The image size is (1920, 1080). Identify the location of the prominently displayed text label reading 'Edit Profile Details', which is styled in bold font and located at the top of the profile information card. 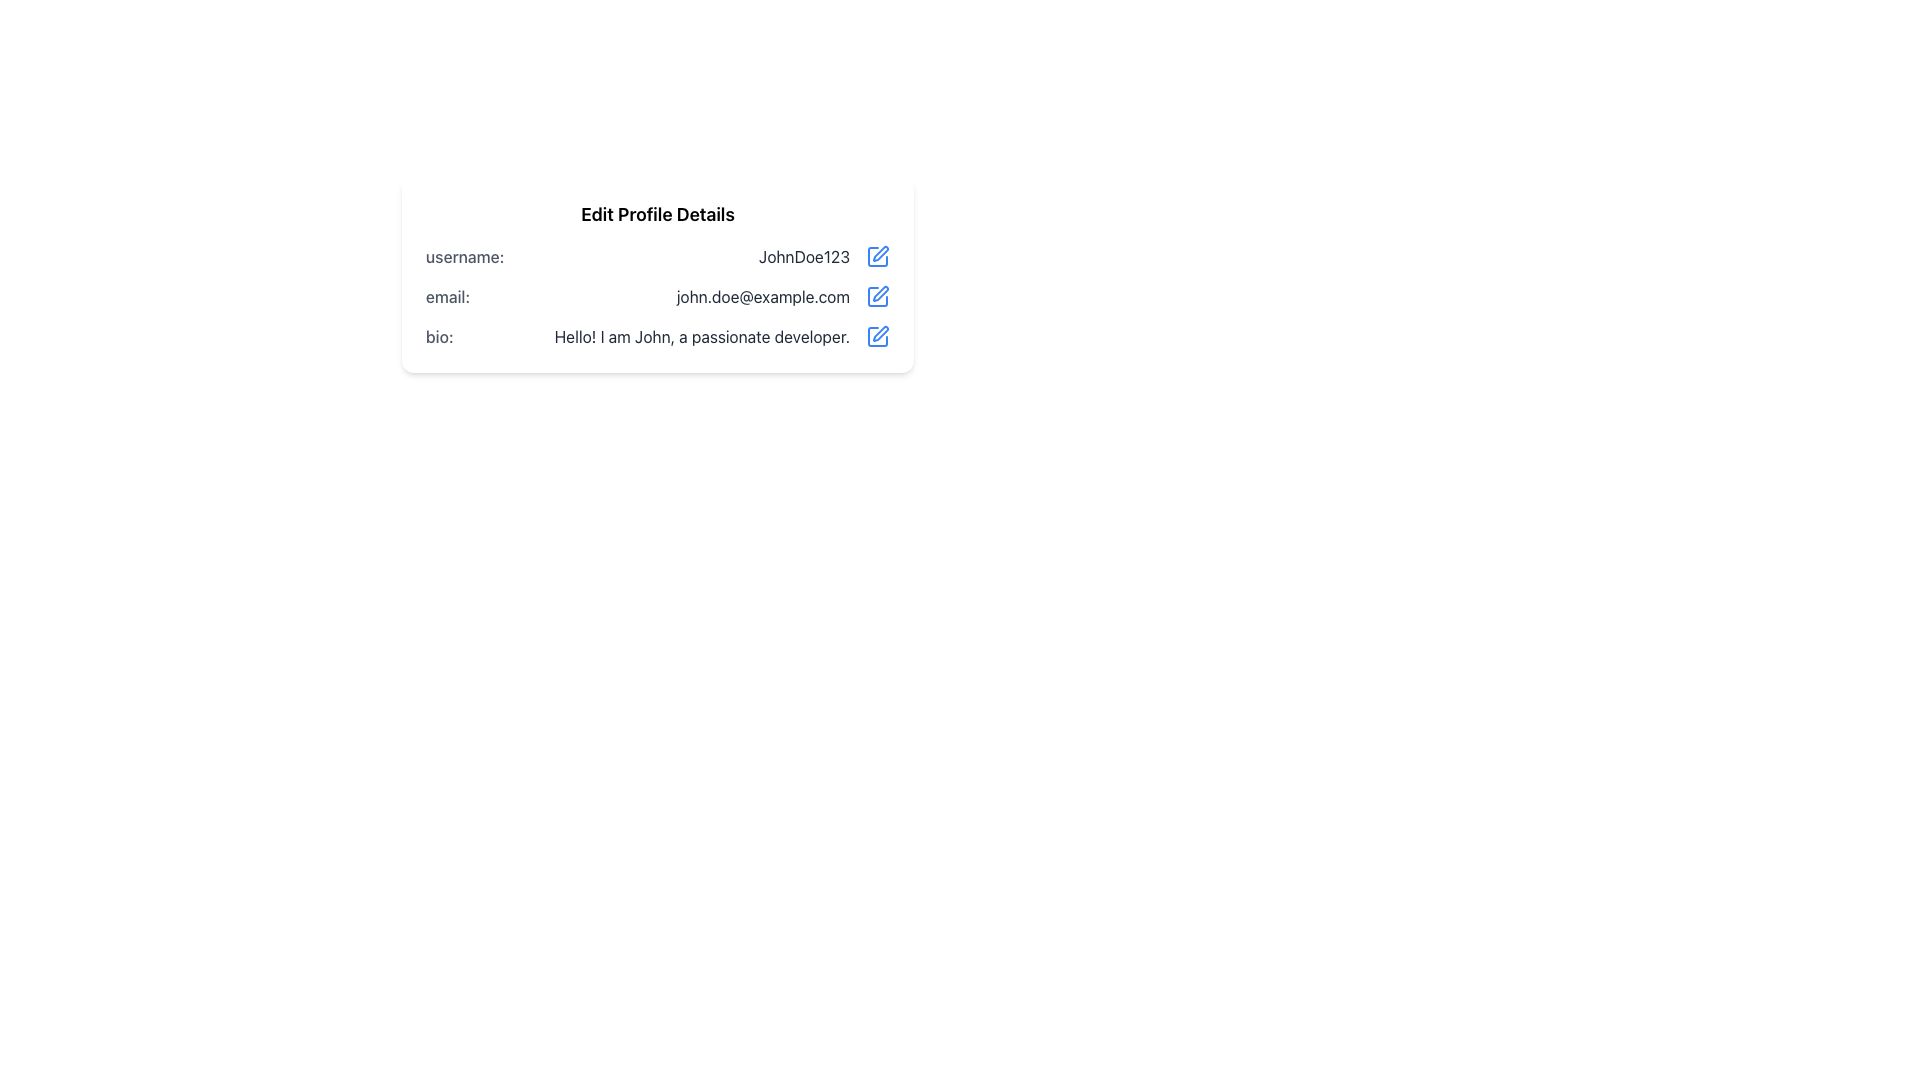
(657, 215).